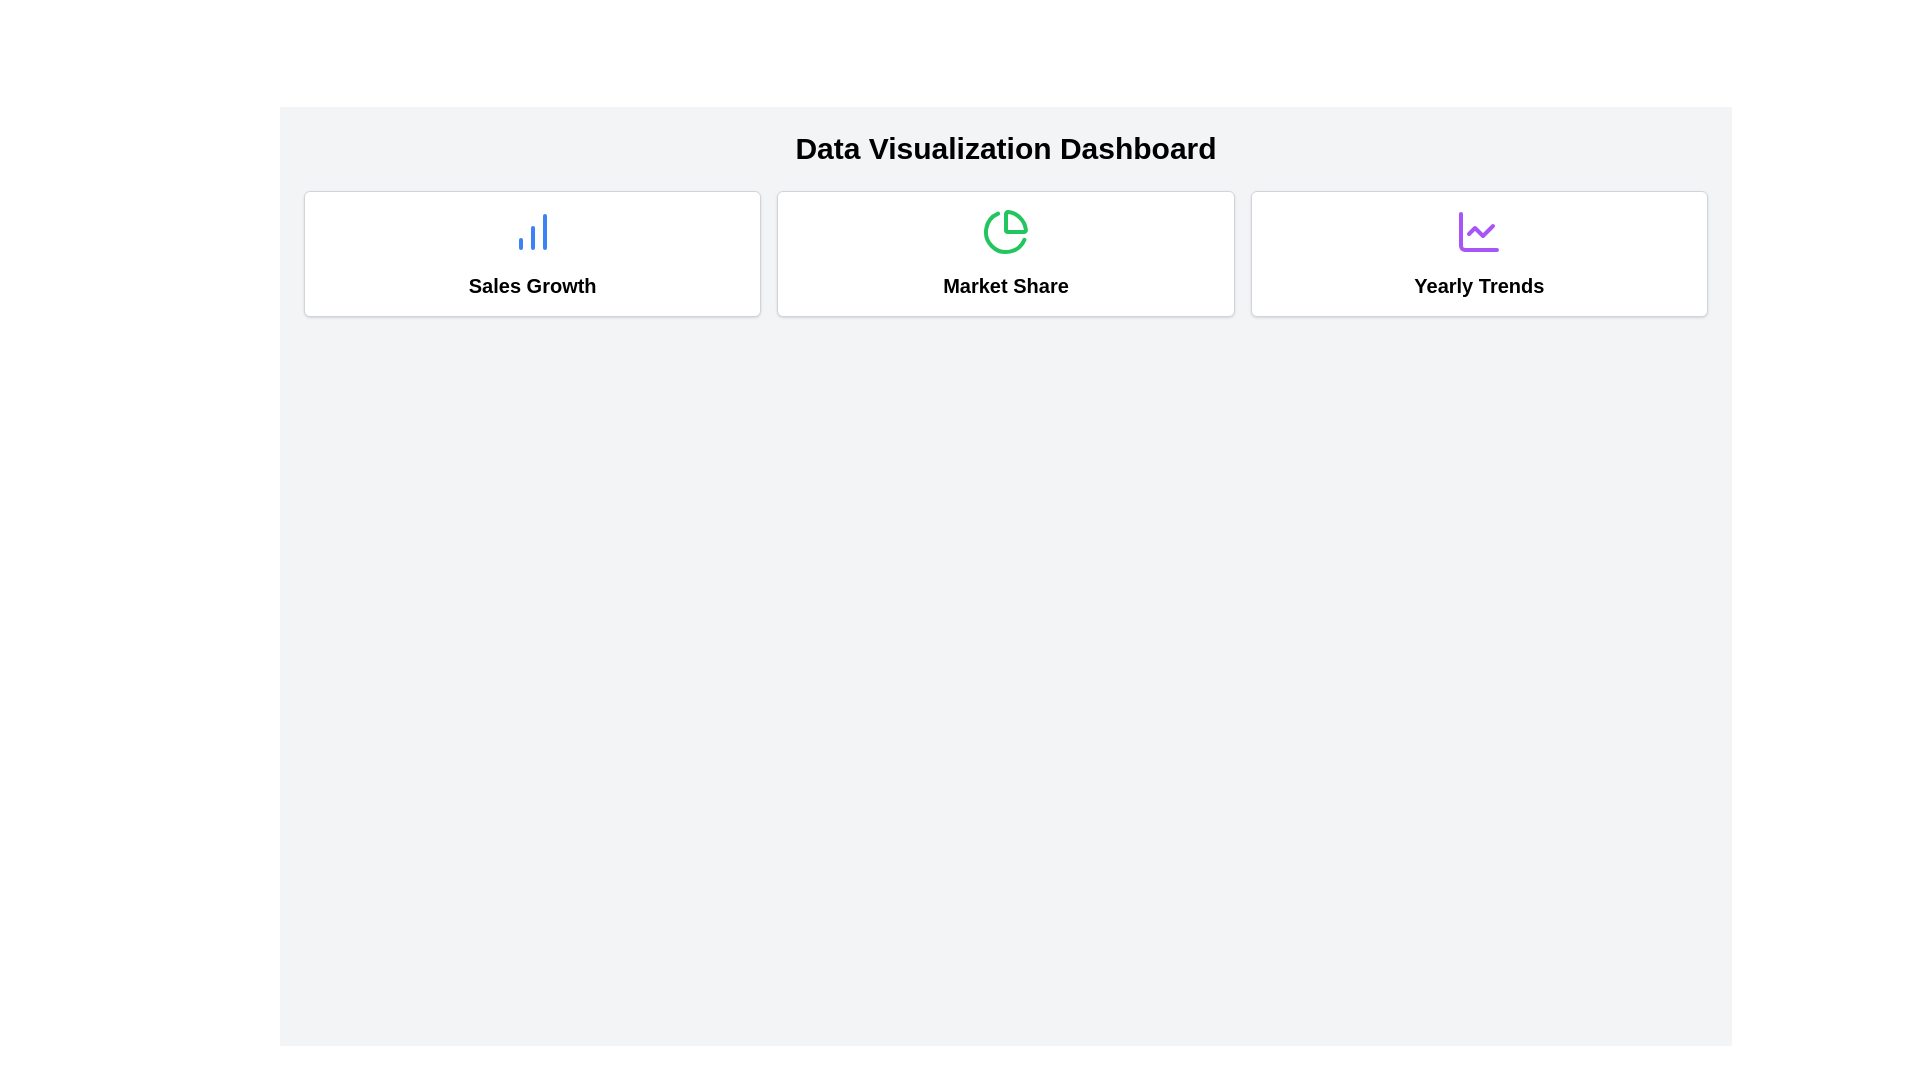  What do you see at coordinates (1005, 230) in the screenshot?
I see `the 'Market Share' icon within the Data Visualization Dashboard interface, which is part of a selection interface for data categories` at bounding box center [1005, 230].